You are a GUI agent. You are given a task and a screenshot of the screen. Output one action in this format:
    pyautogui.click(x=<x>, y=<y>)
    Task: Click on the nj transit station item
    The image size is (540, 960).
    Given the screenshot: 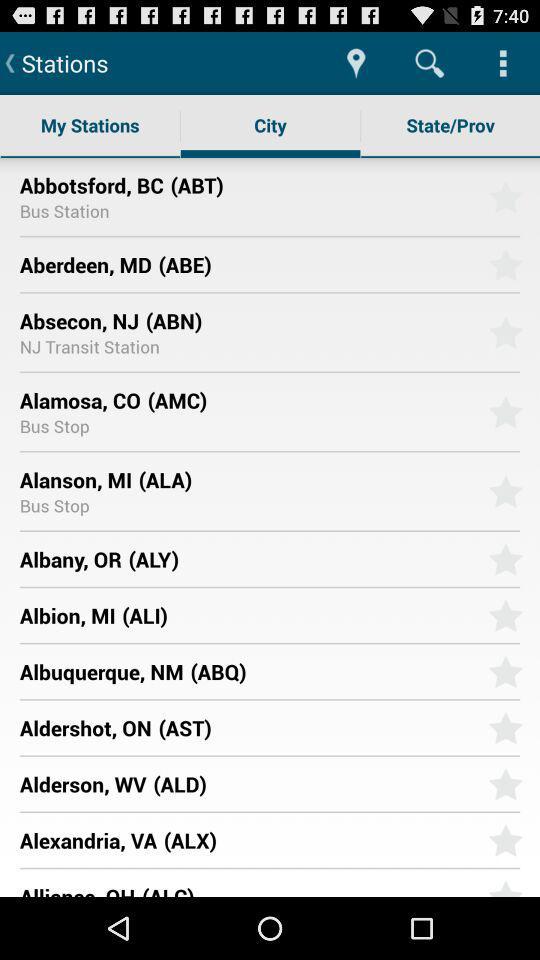 What is the action you would take?
    pyautogui.click(x=88, y=346)
    